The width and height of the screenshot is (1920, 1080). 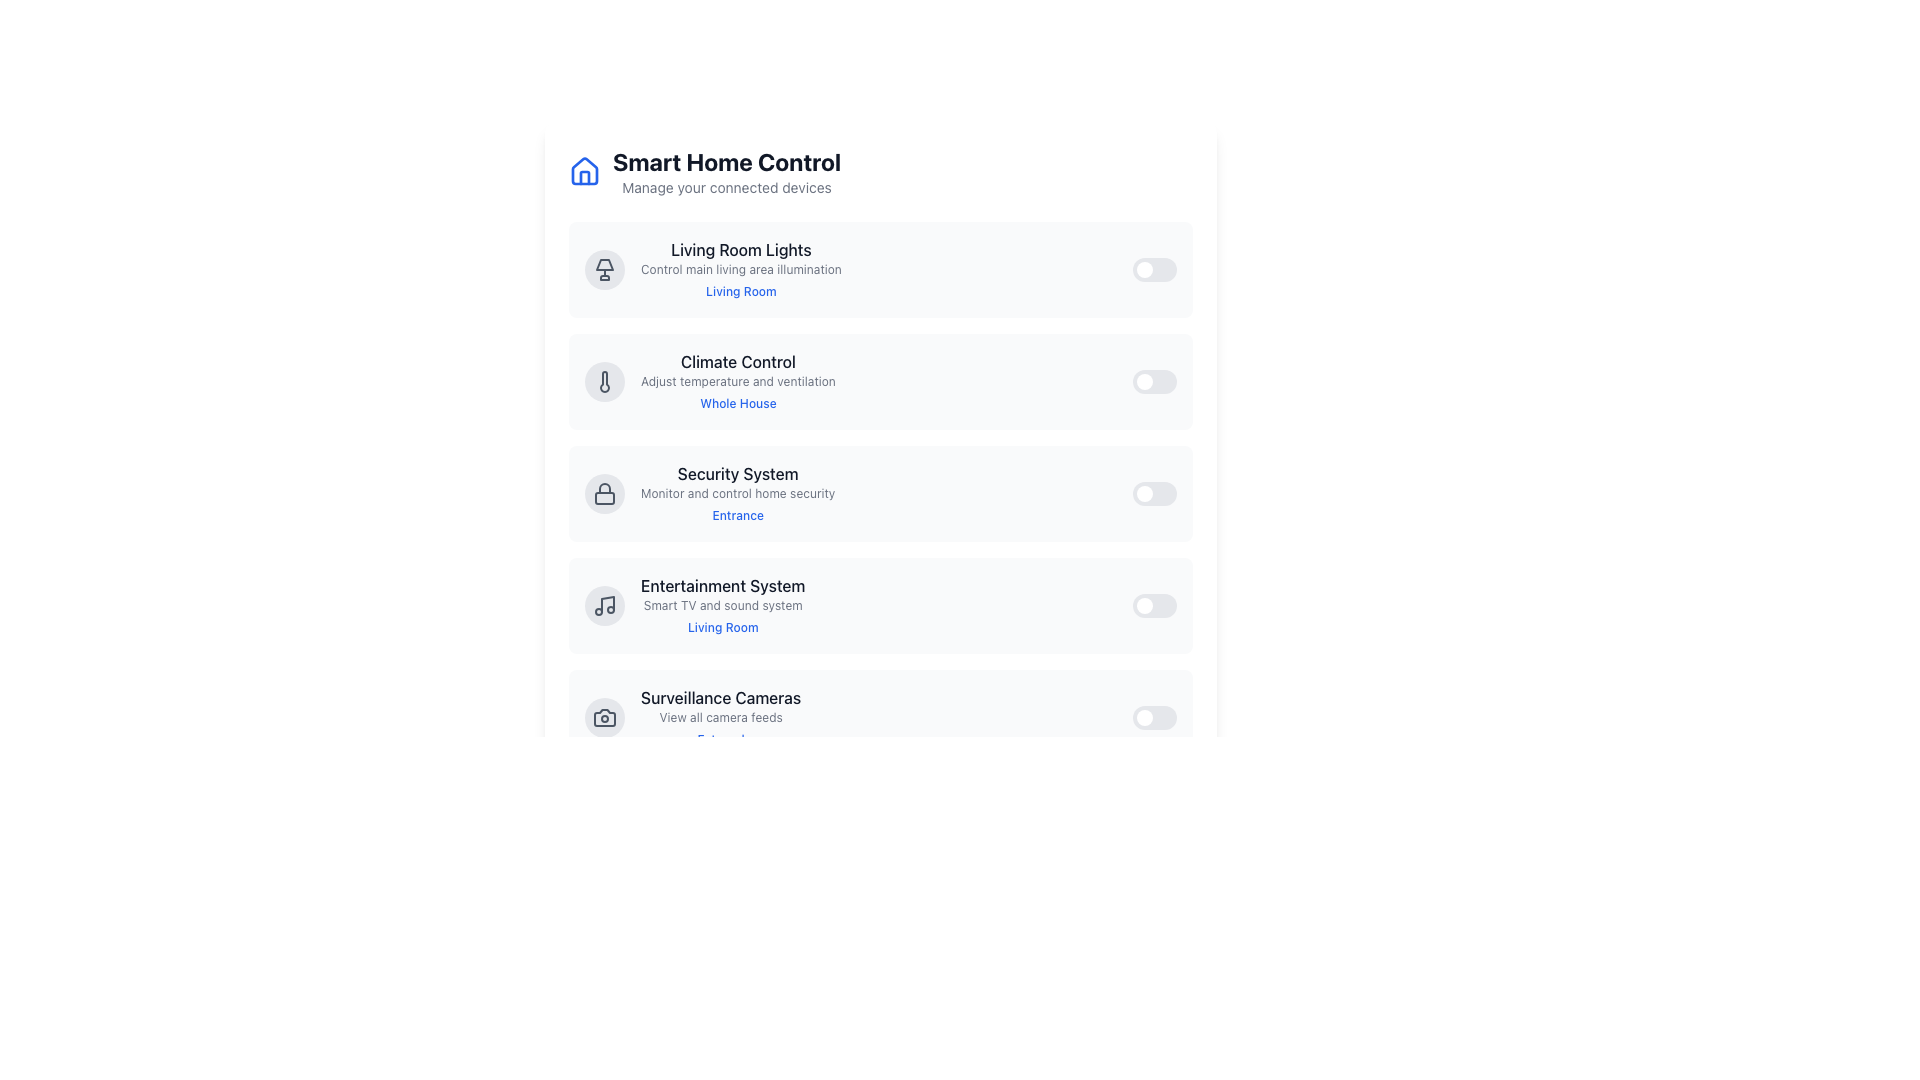 I want to click on the home icon located at the top left corner of the interface, adjacent to the text 'Smart Home Control', so click(x=584, y=169).